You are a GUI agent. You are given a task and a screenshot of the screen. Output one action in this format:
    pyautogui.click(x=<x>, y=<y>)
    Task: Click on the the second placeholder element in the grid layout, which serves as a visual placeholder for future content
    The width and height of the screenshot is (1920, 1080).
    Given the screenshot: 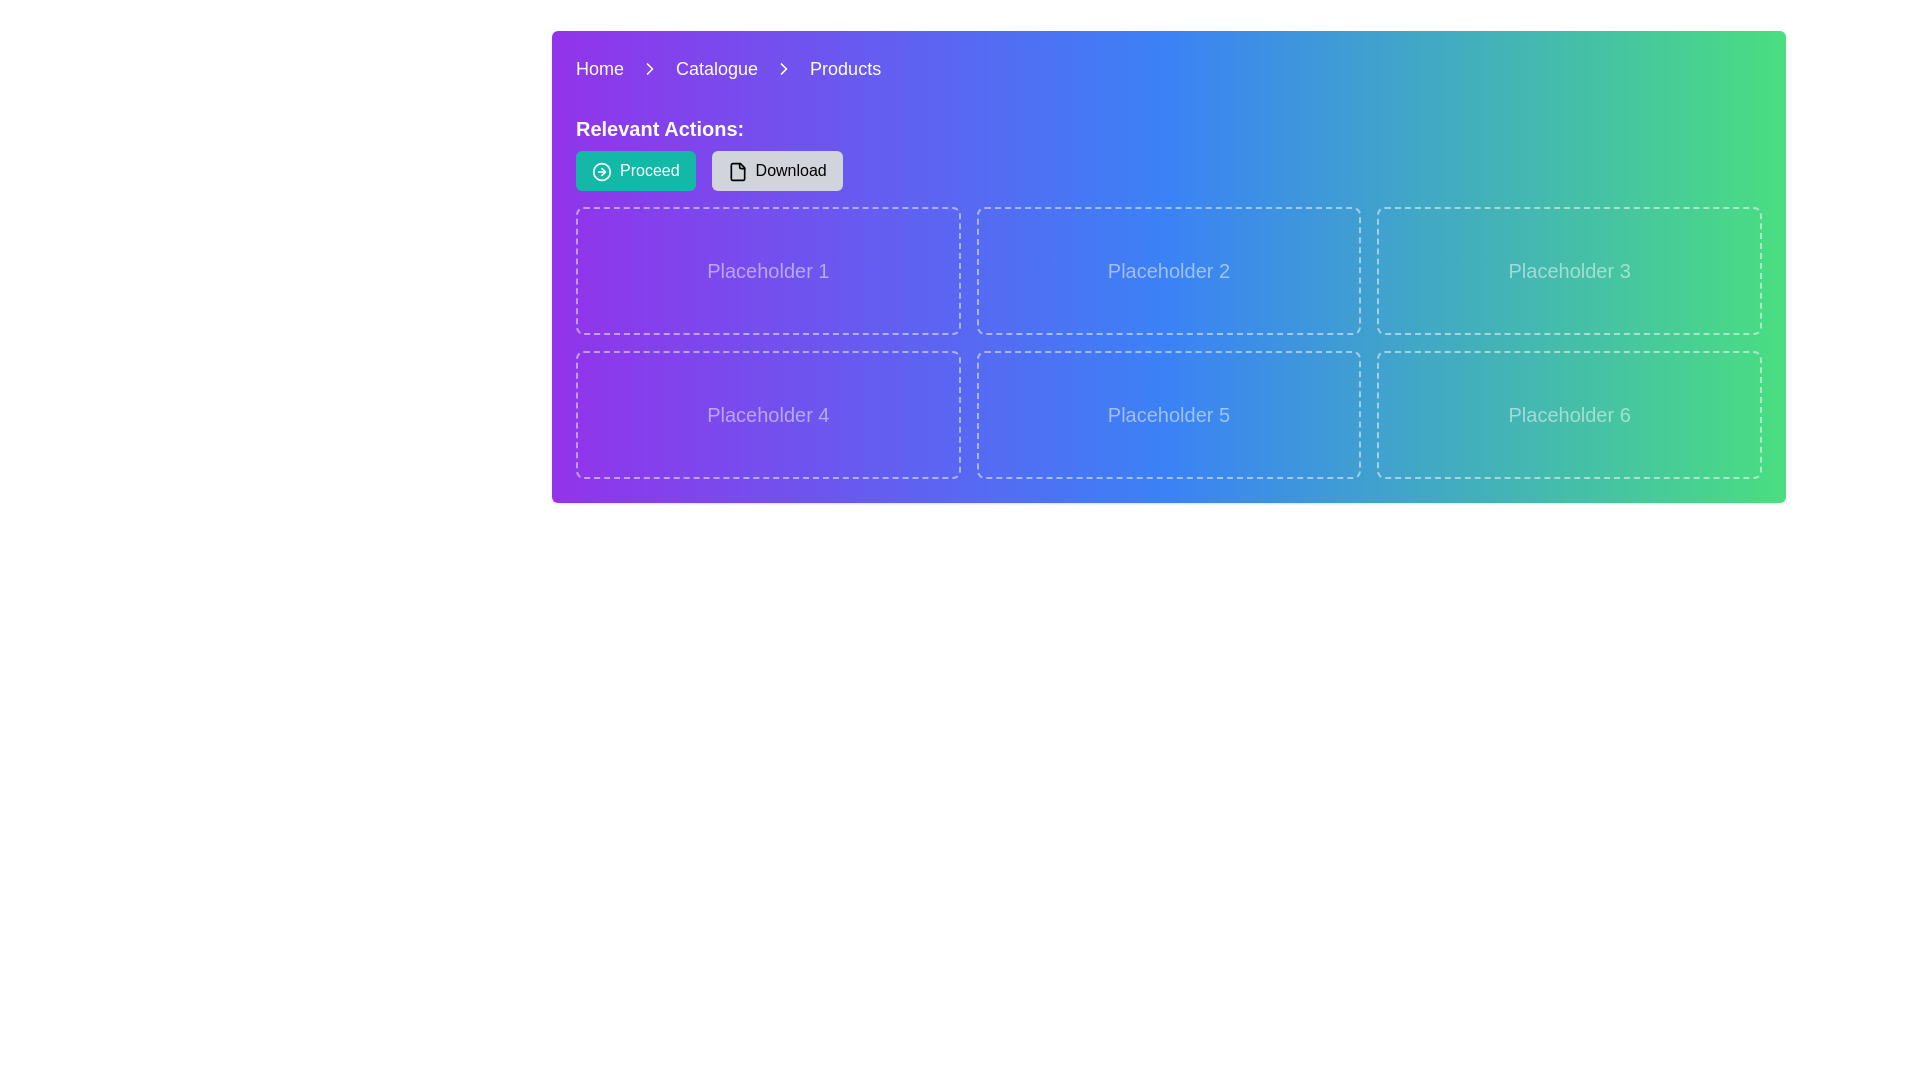 What is the action you would take?
    pyautogui.click(x=1168, y=270)
    